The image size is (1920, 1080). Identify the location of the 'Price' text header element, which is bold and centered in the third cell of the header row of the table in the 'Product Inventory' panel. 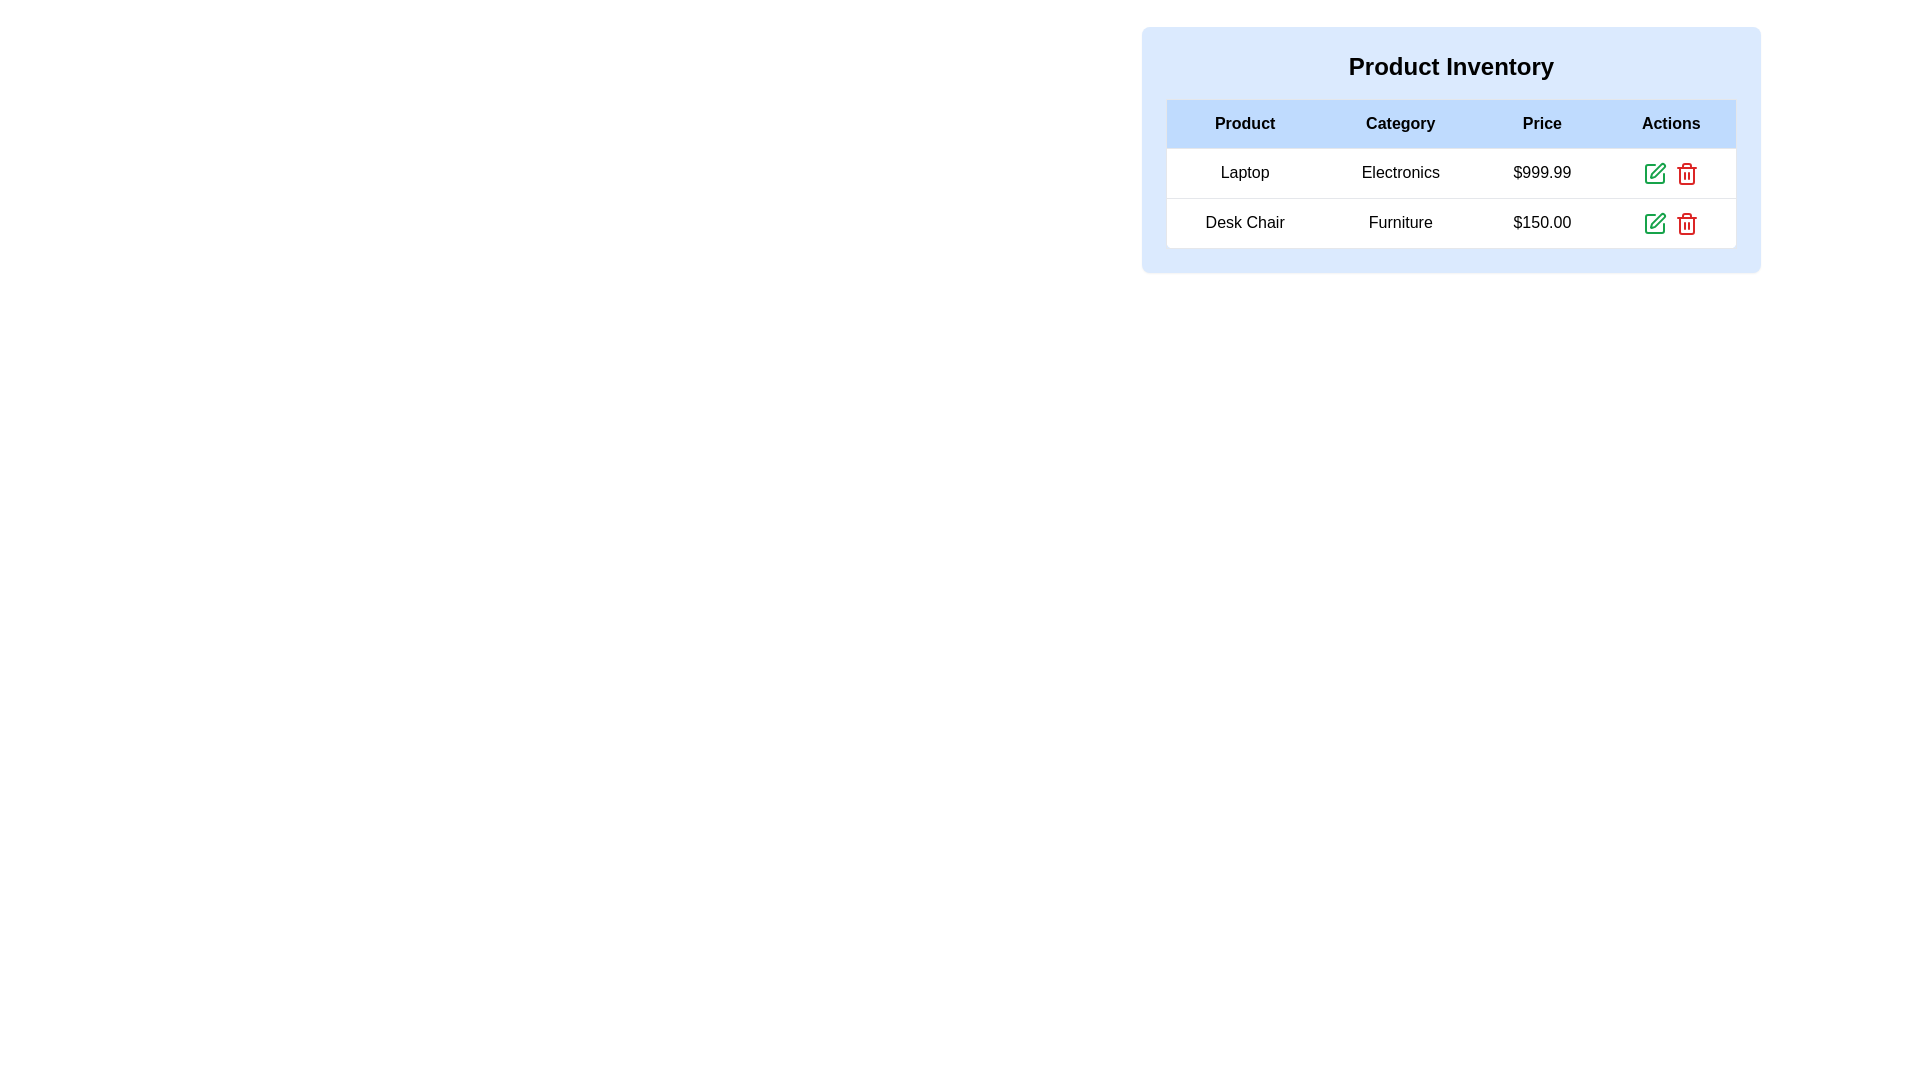
(1541, 123).